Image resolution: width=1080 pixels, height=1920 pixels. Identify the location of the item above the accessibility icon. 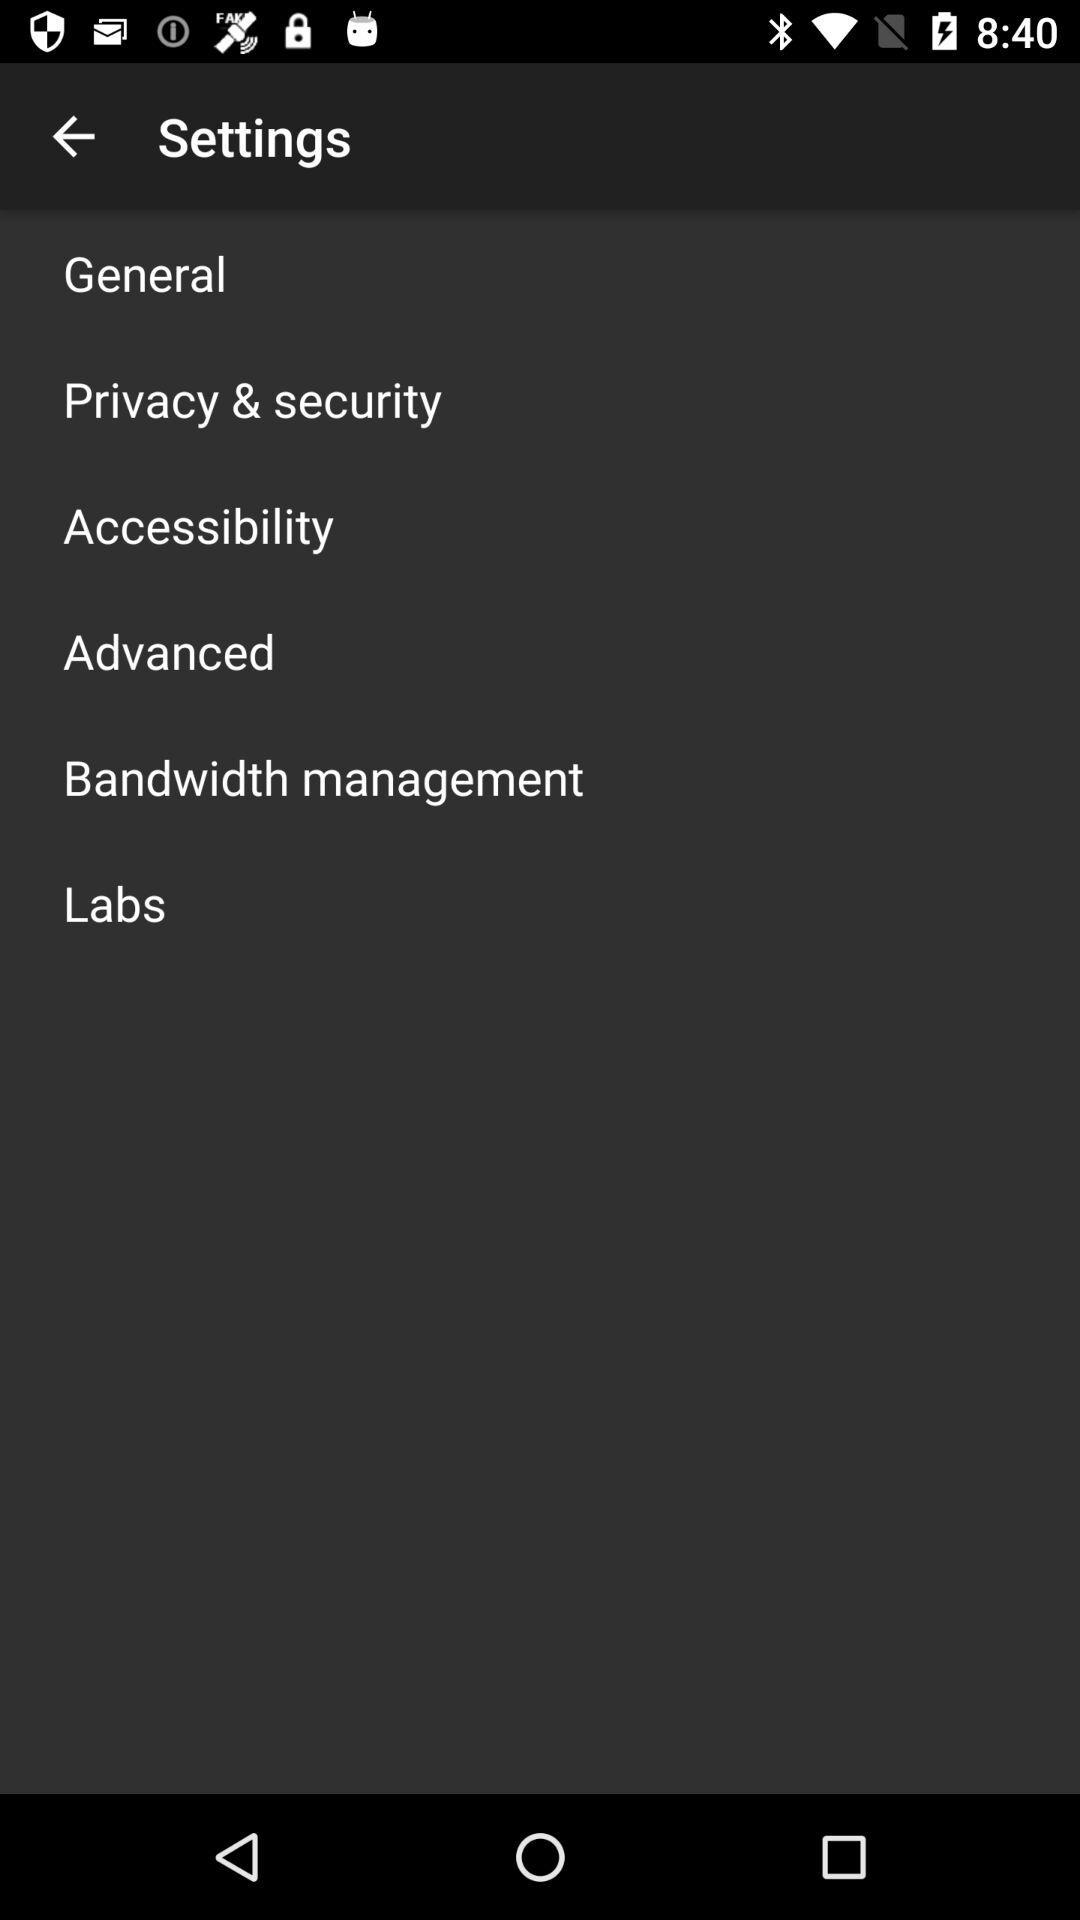
(251, 398).